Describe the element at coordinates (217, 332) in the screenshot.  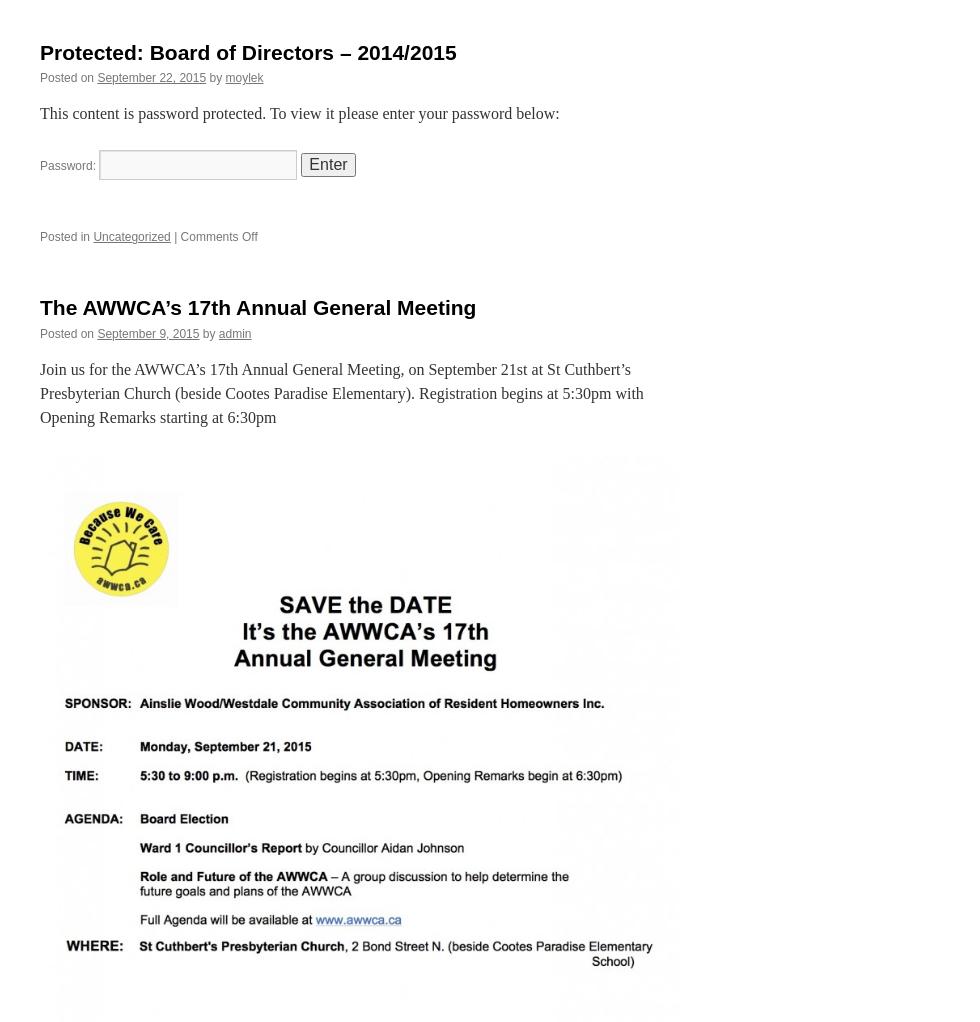
I see `'admin'` at that location.